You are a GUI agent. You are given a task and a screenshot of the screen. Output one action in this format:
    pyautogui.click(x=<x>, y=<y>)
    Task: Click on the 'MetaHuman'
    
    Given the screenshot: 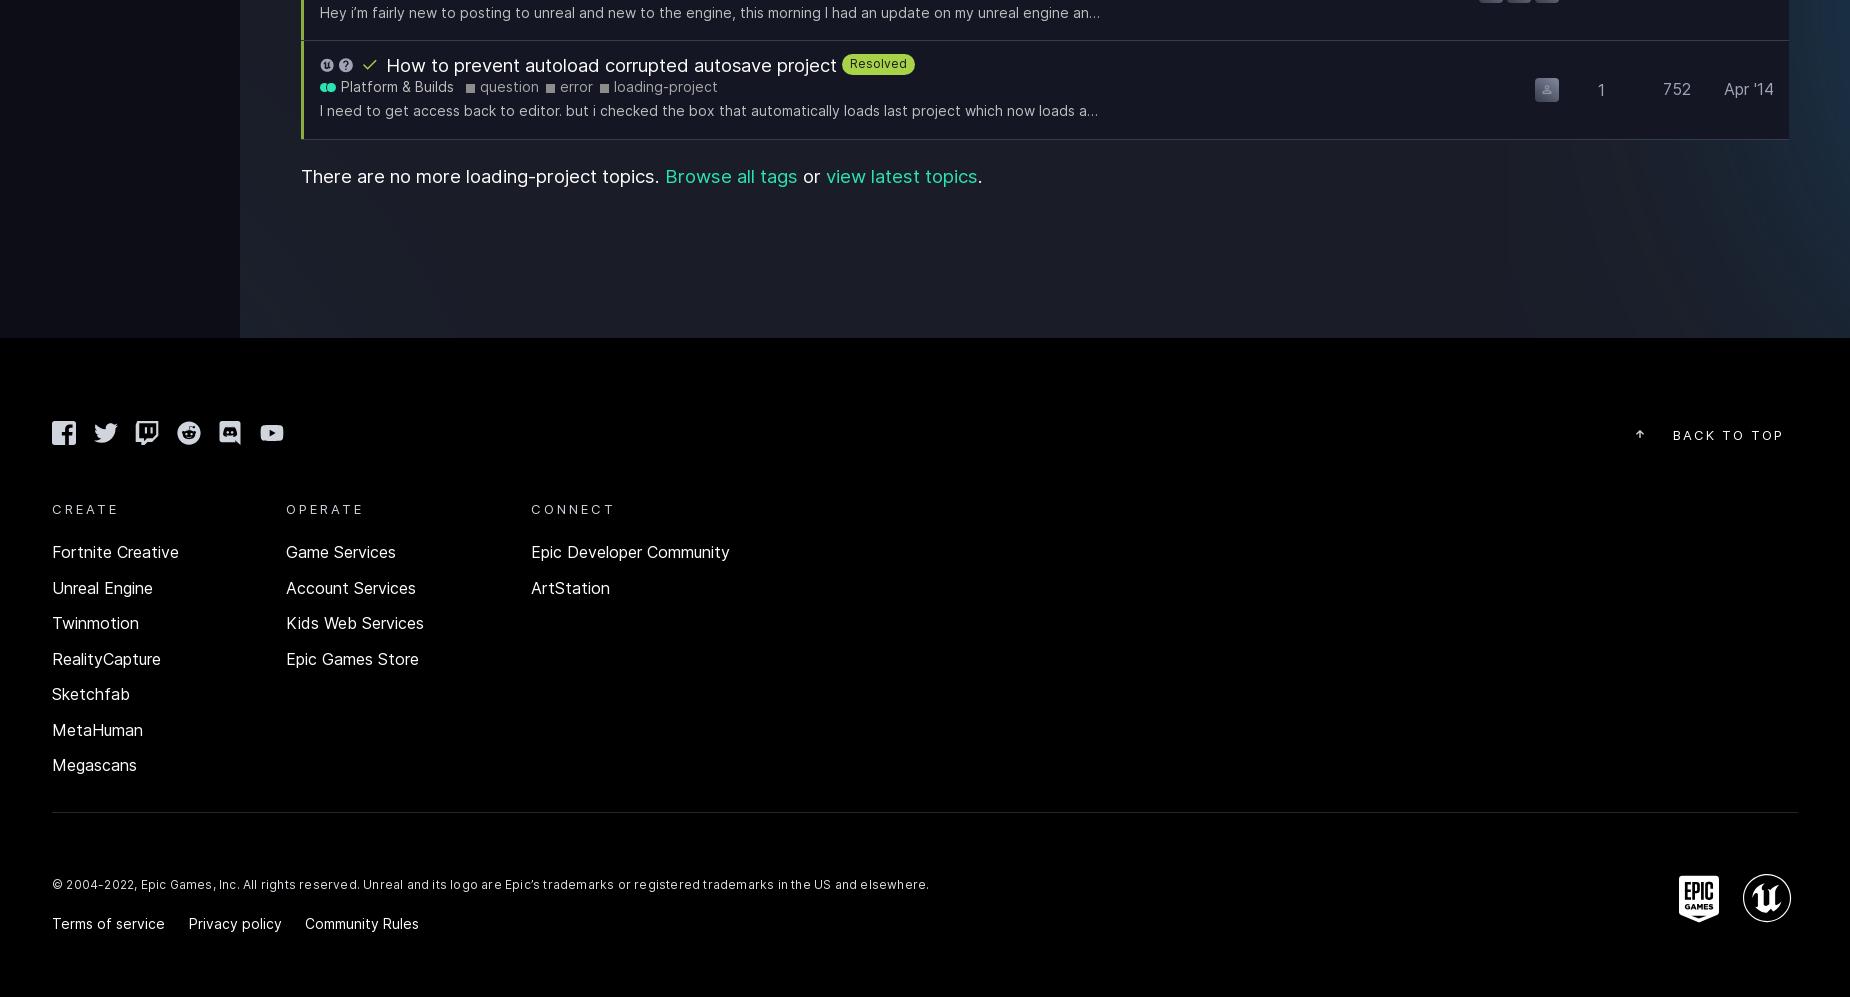 What is the action you would take?
    pyautogui.click(x=96, y=729)
    